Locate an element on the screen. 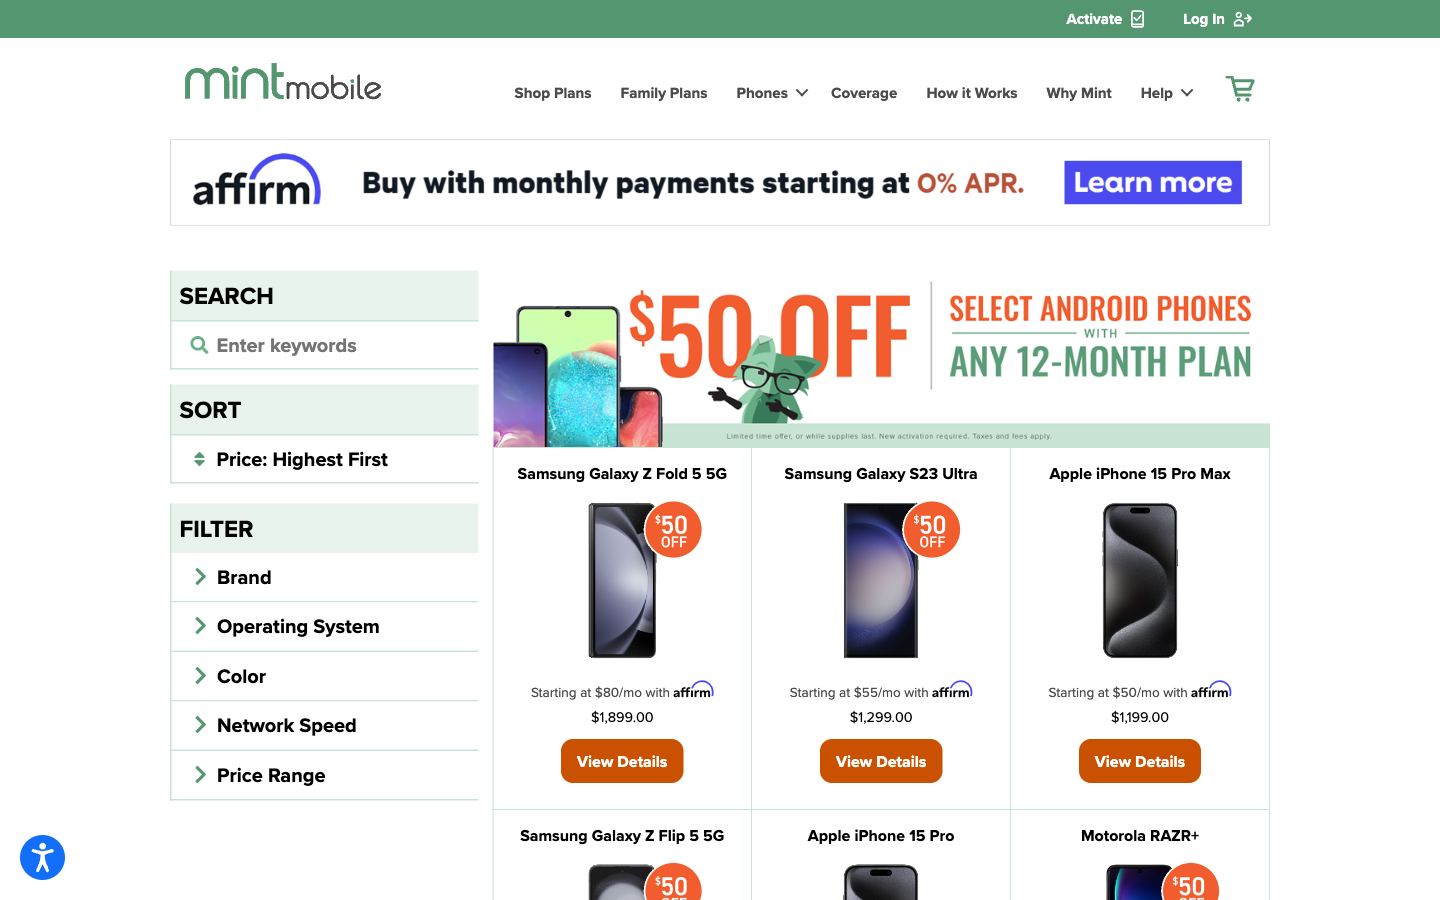  out more about Samsung Galaxy Z Flip 5 5G is located at coordinates (620, 835).